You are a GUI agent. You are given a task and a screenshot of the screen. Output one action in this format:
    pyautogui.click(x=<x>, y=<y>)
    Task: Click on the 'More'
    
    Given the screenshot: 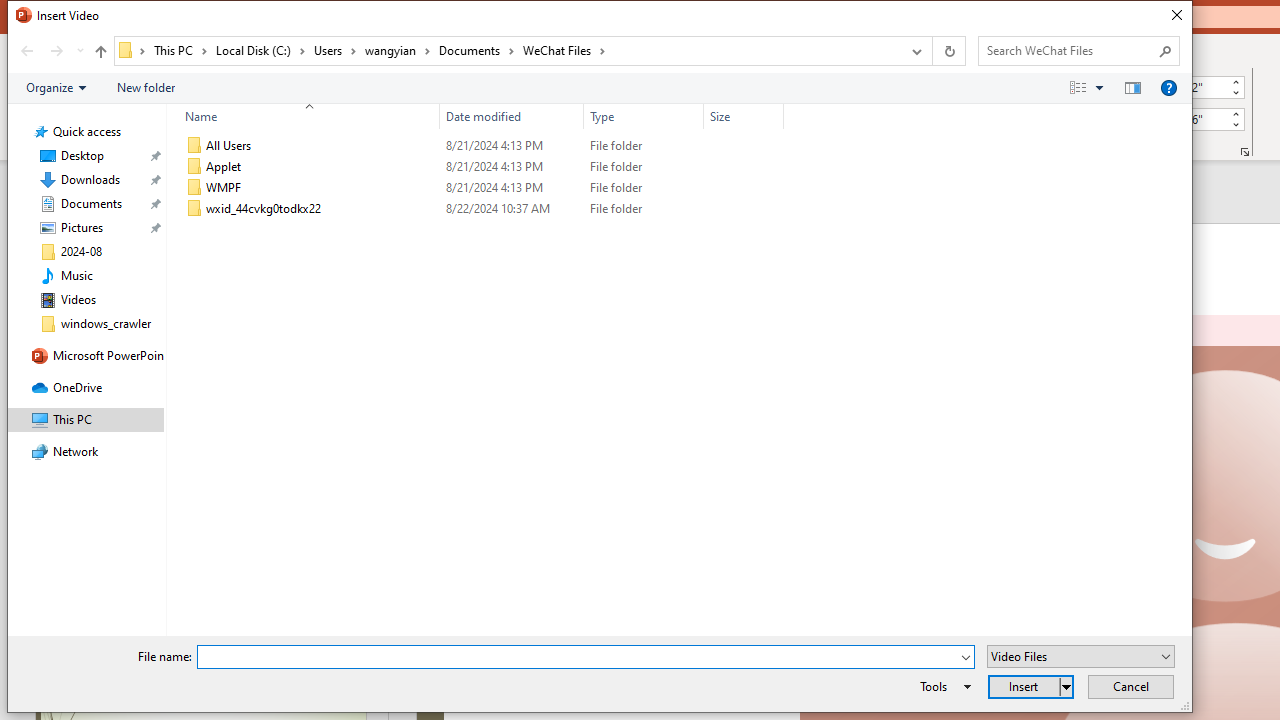 What is the action you would take?
    pyautogui.click(x=1234, y=113)
    